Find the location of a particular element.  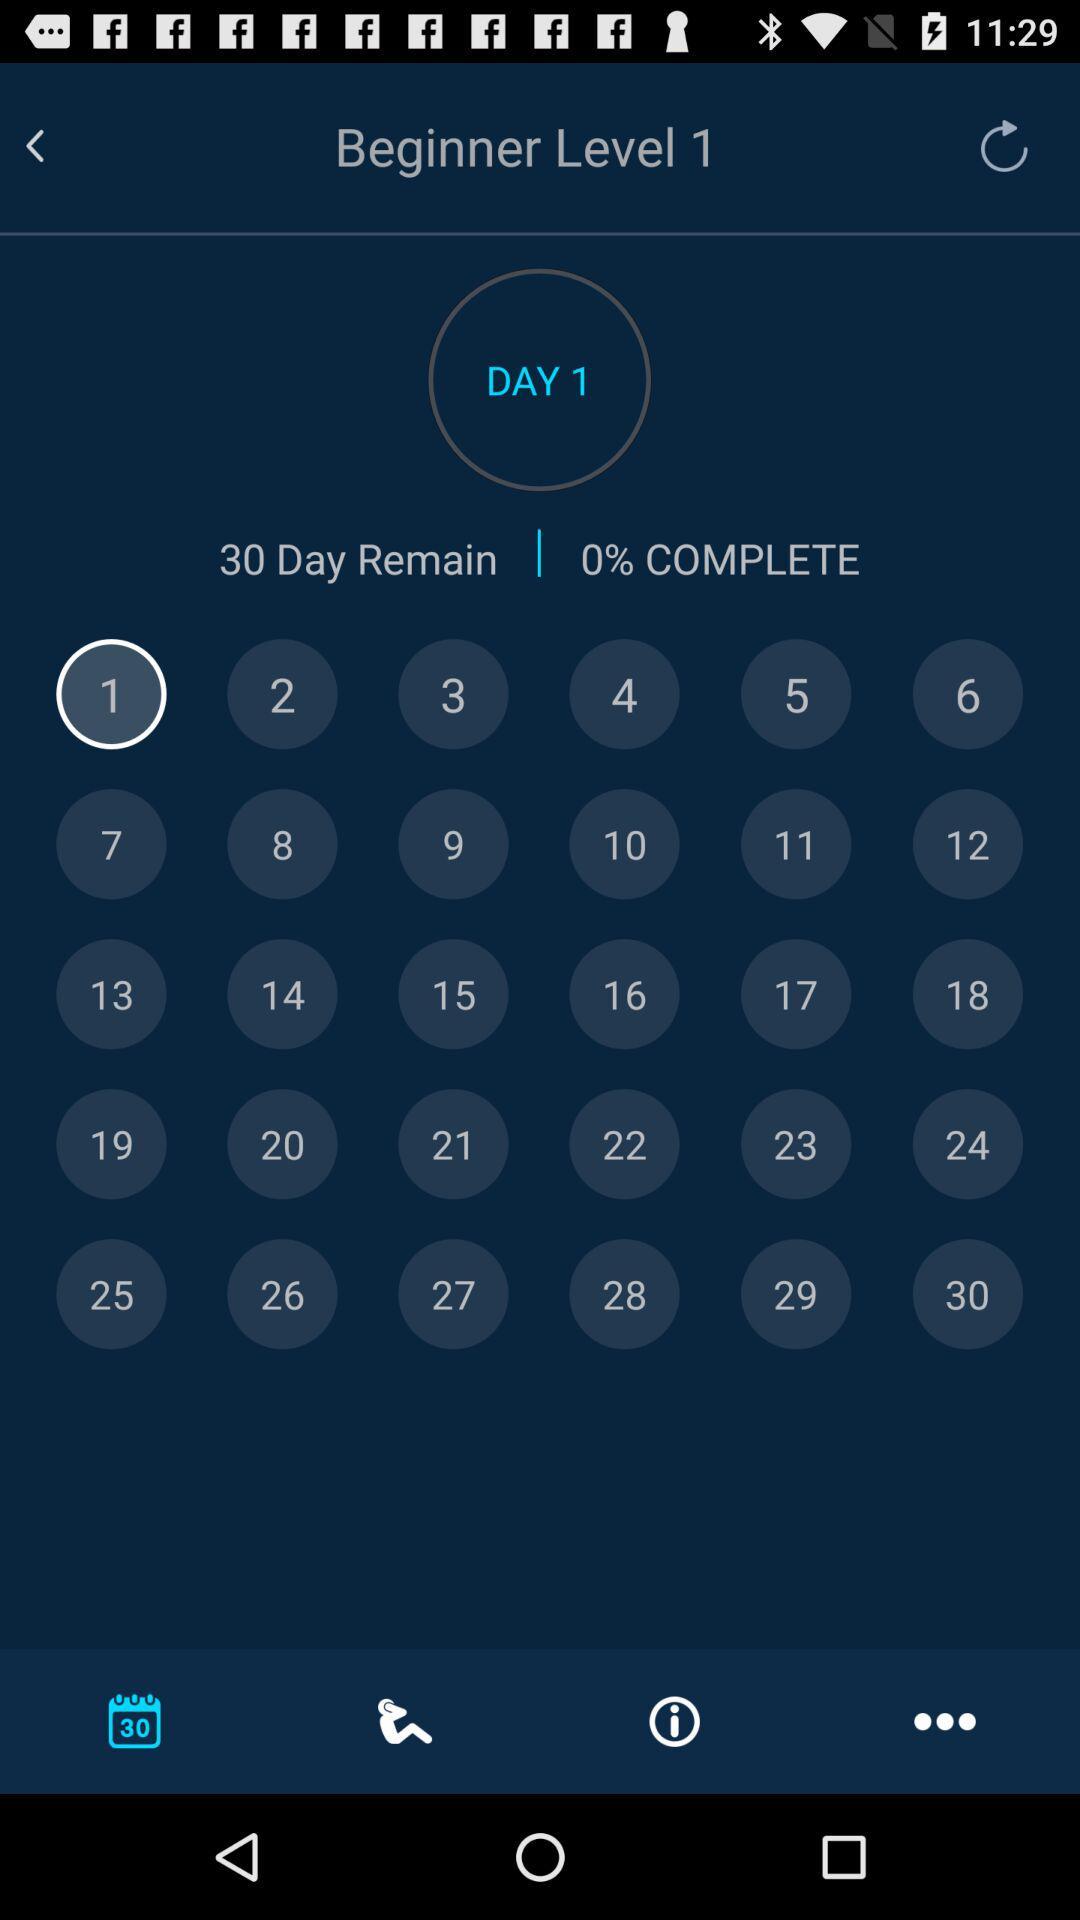

shows number 24 is located at coordinates (966, 1144).